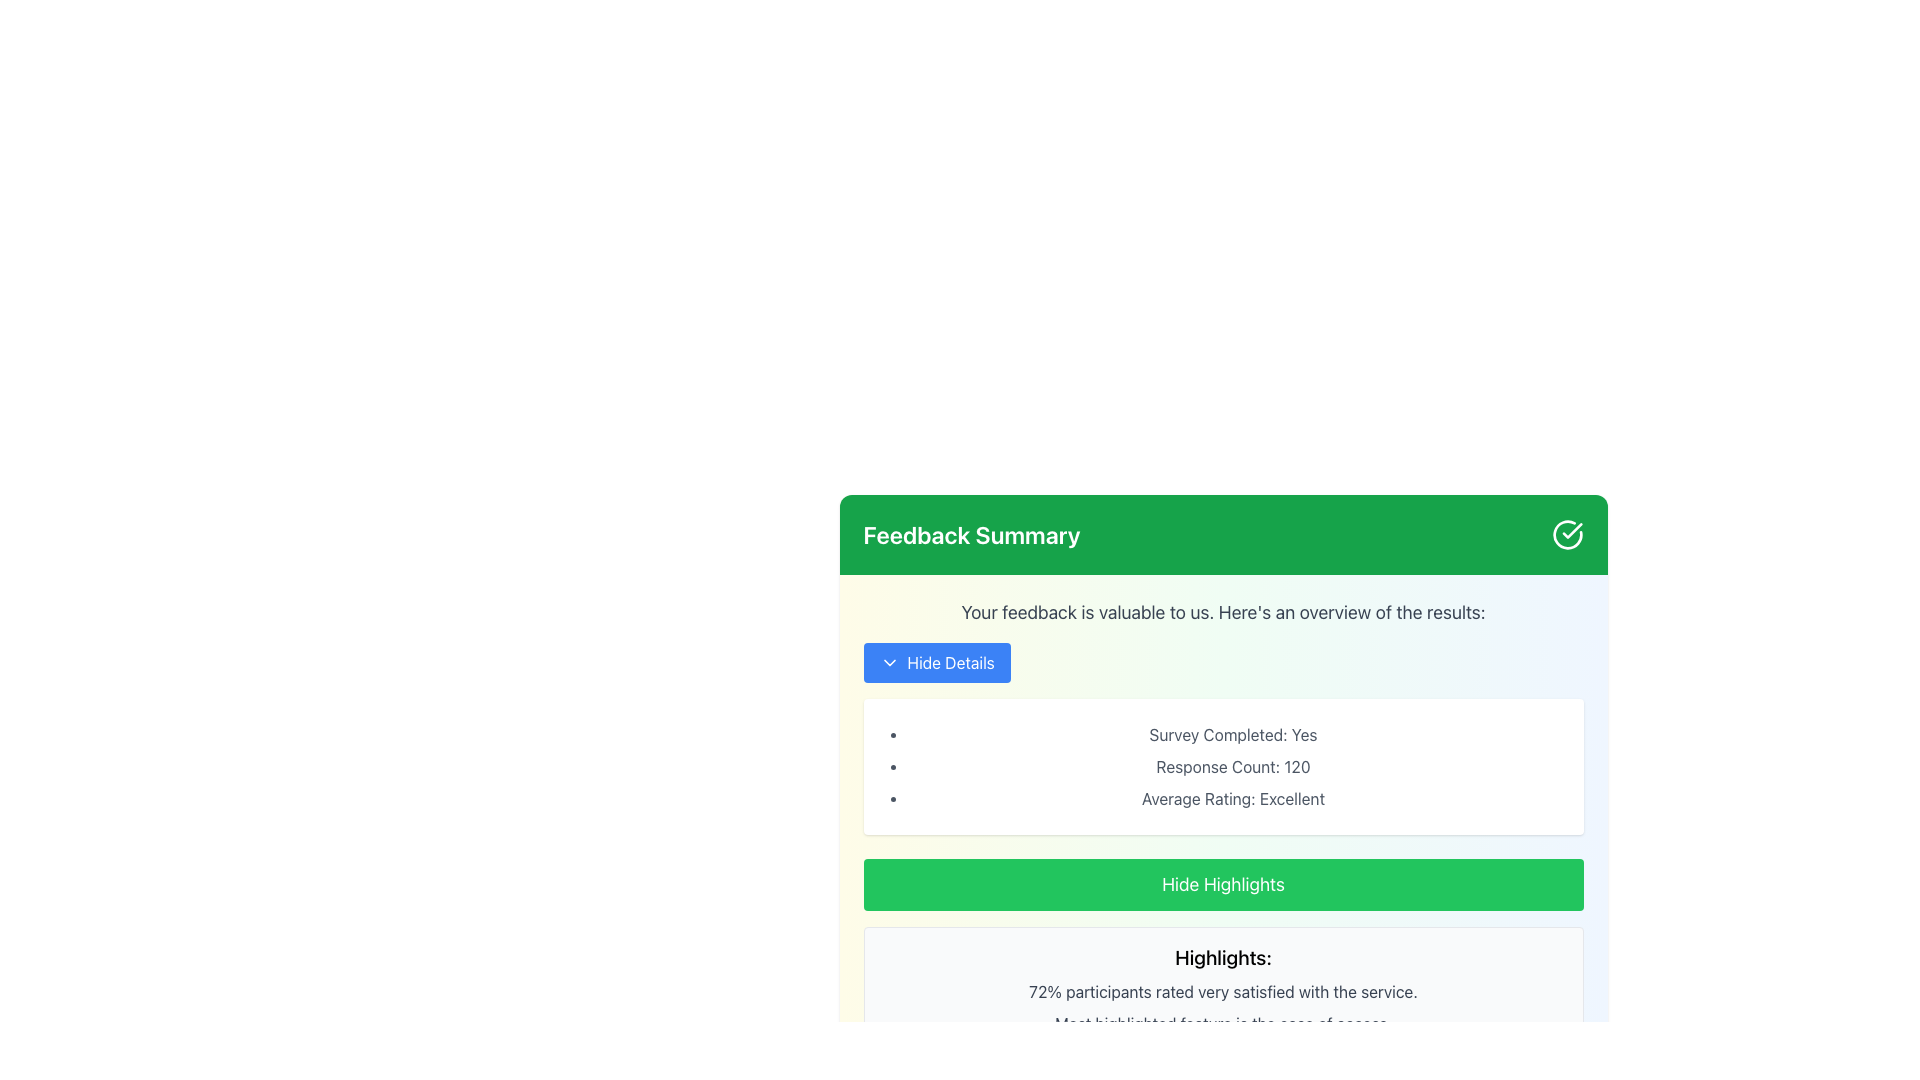 The image size is (1920, 1080). I want to click on text element displaying the message 'Your feedback is valuable to us. Here's an overview of the results:' in gray font, located below the 'Feedback Summary' header and above the 'Hide Details' button, so click(1222, 612).